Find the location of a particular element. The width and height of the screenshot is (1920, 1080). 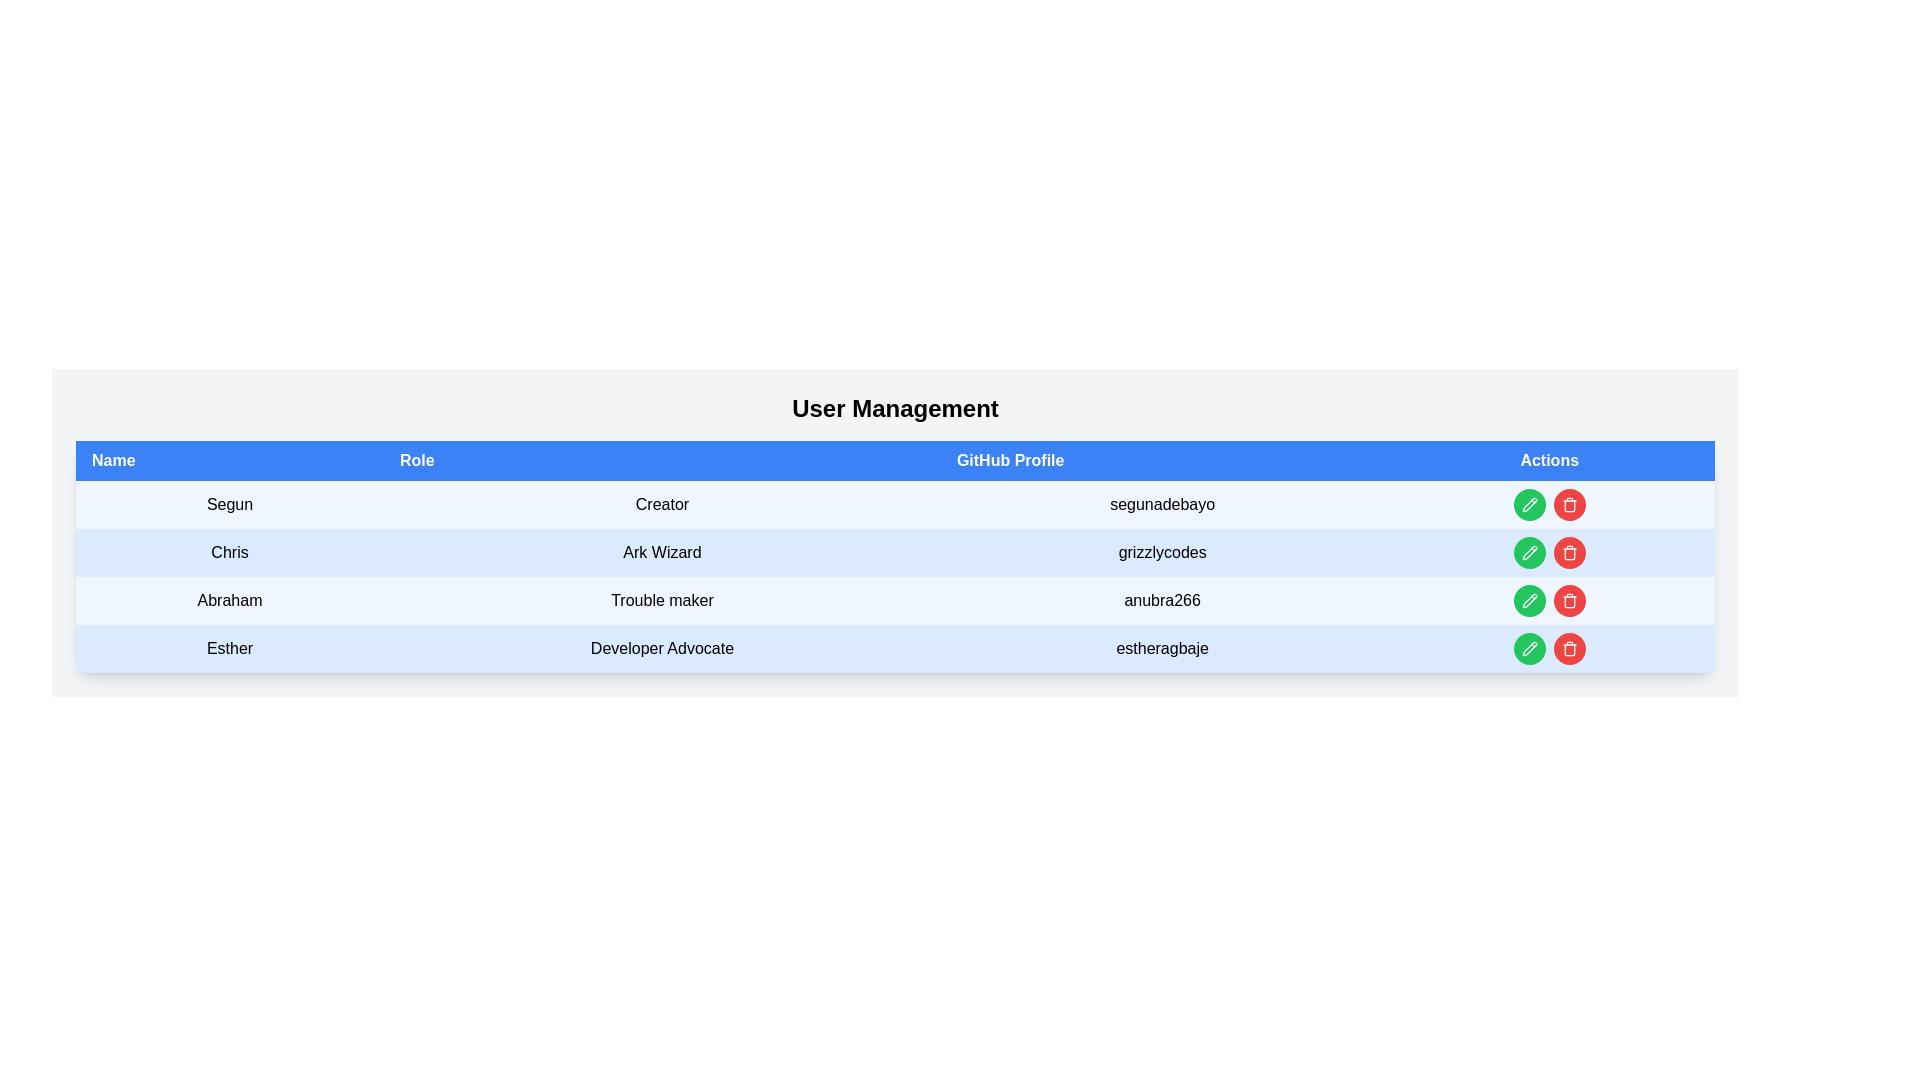

the green circular pencil icon located in the Actions column of the user management table in the last row for the user 'Esther' is located at coordinates (1528, 648).